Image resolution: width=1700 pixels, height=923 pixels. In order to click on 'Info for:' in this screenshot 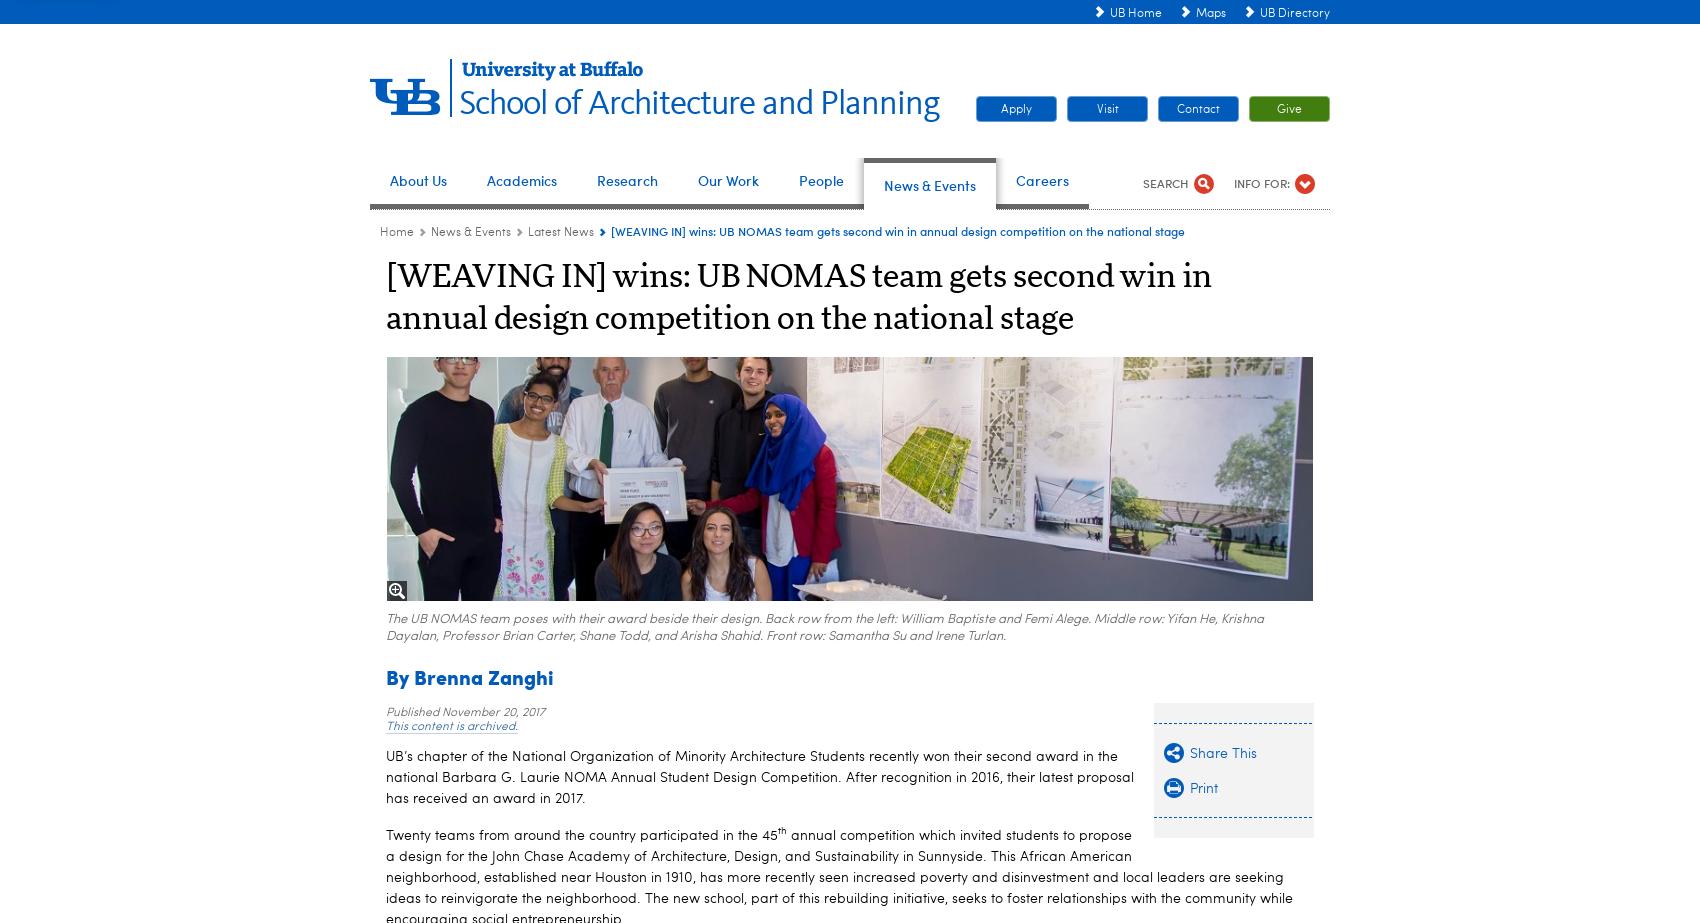, I will do `click(1261, 183)`.